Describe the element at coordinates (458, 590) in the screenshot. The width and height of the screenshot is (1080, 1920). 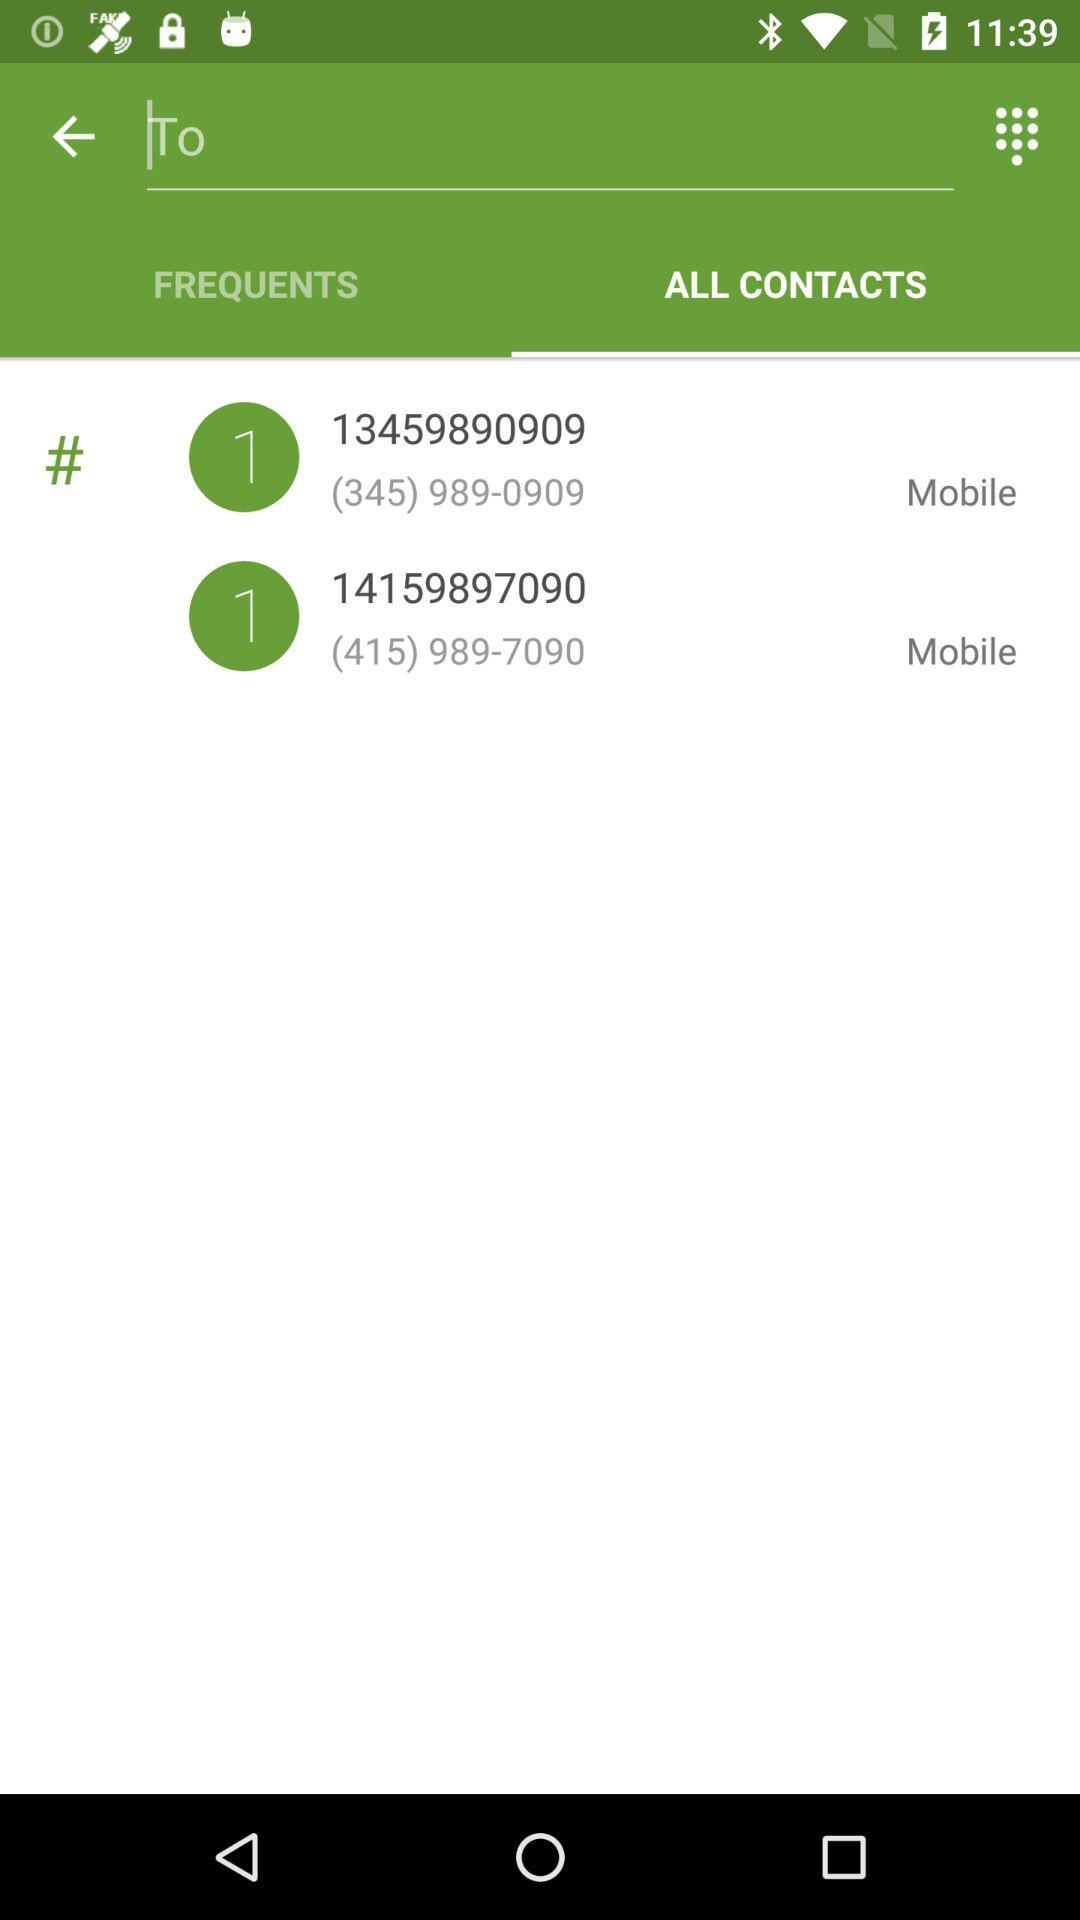
I see `icon next to mobile item` at that location.